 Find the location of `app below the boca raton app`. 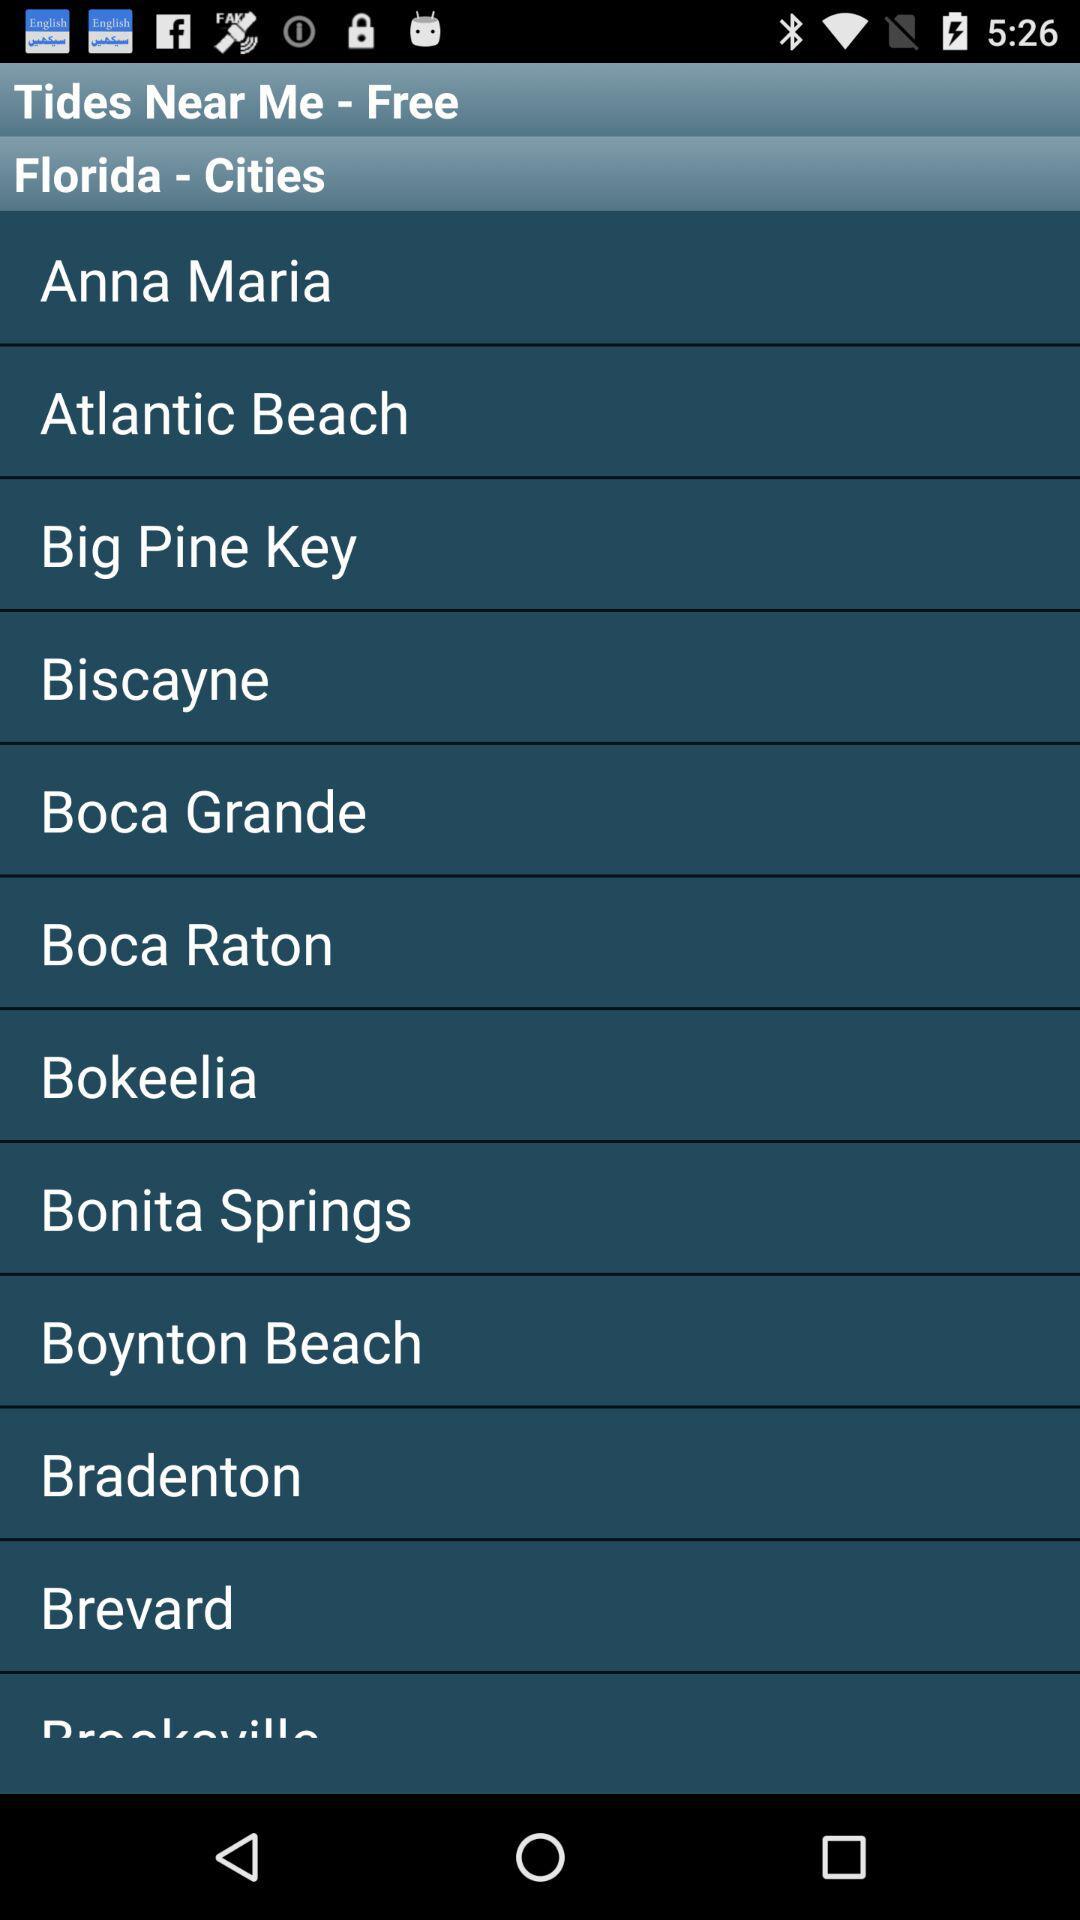

app below the boca raton app is located at coordinates (540, 1074).